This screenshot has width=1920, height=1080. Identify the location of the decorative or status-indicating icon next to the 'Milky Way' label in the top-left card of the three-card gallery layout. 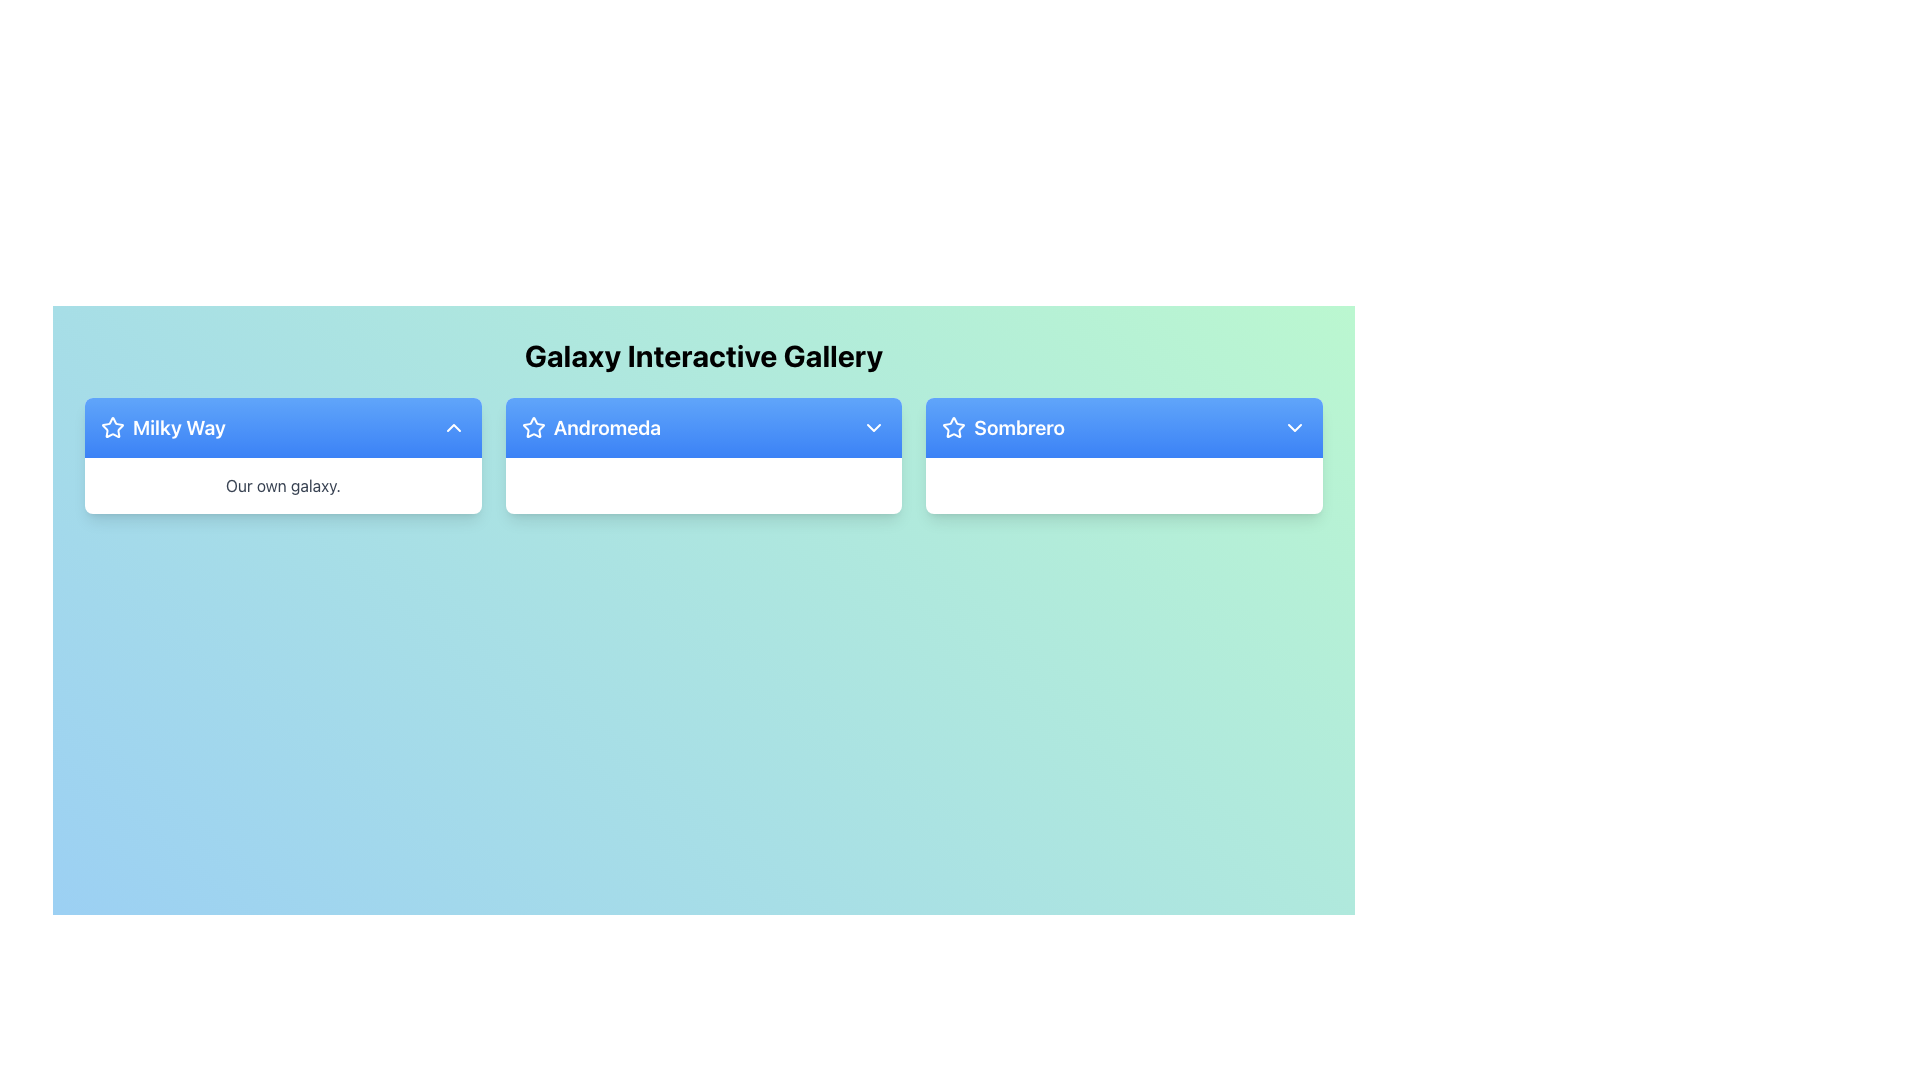
(112, 427).